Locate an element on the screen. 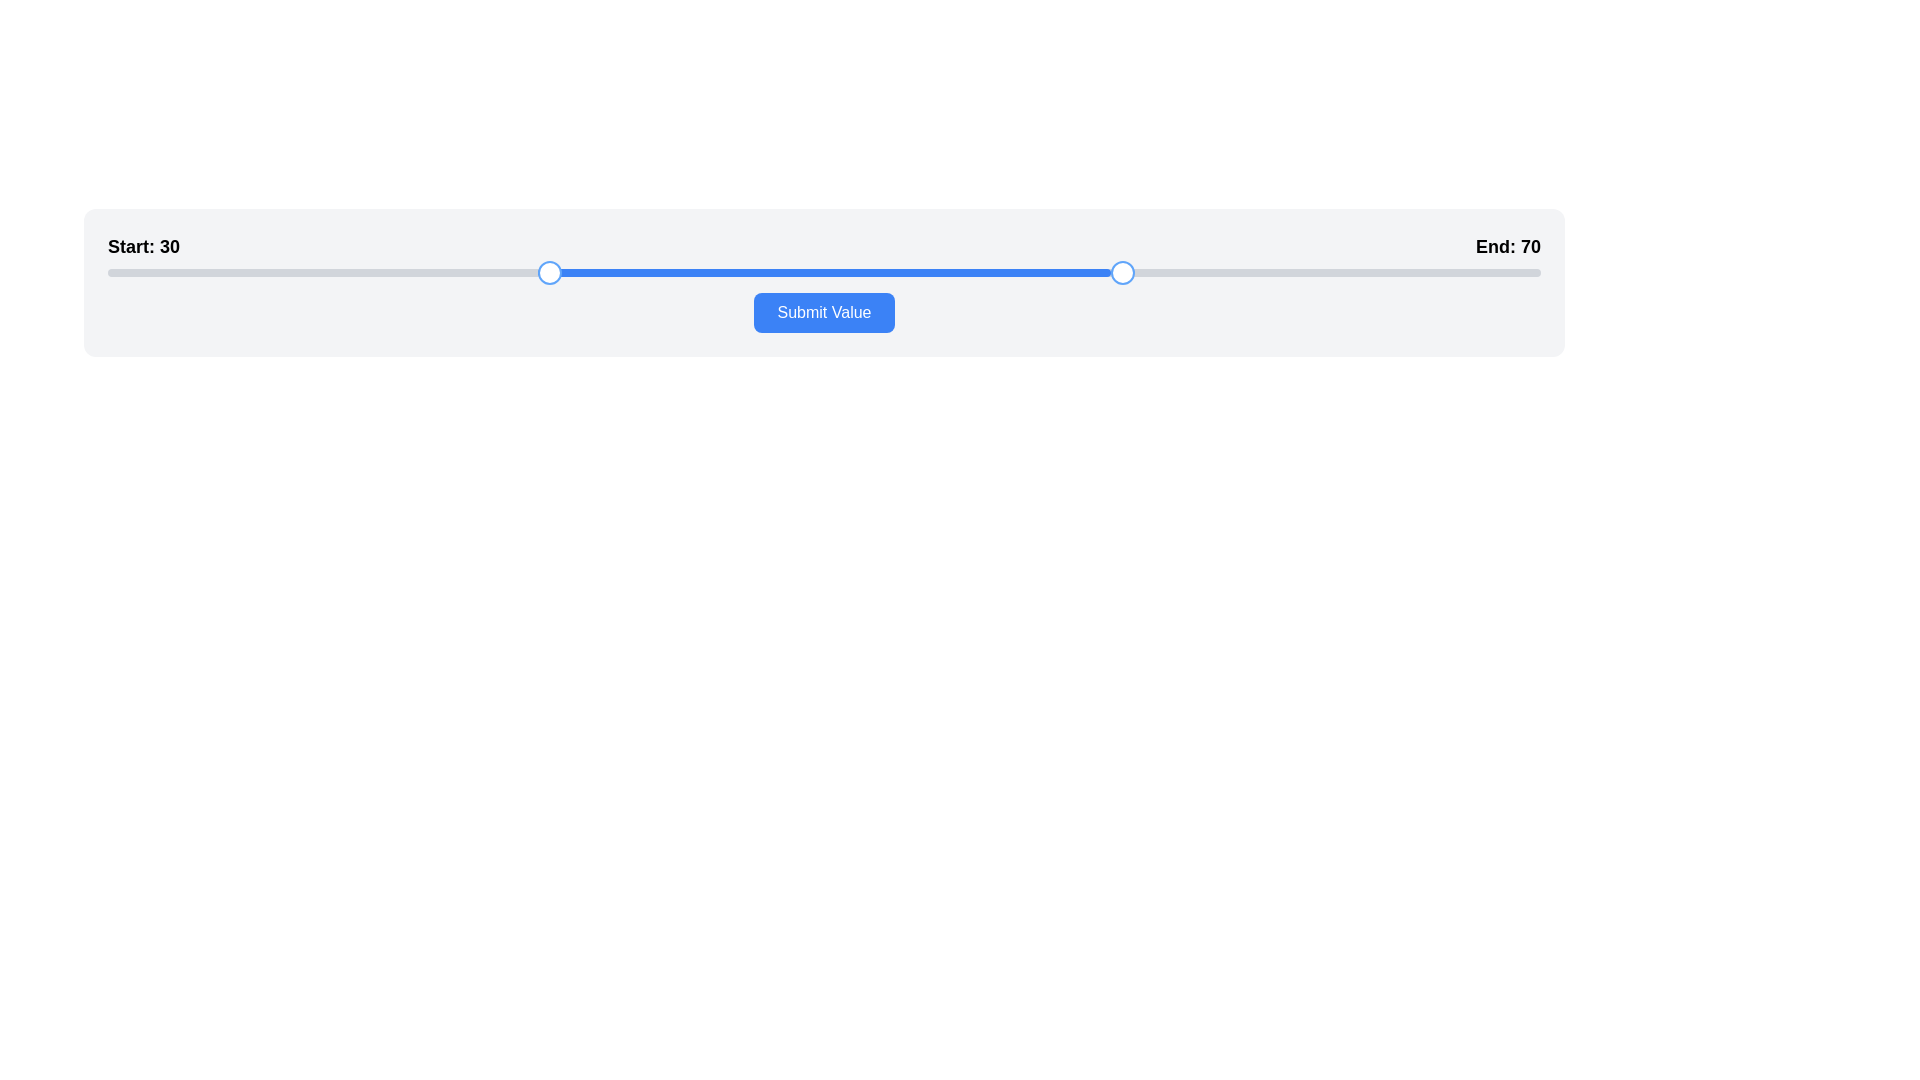  slider position is located at coordinates (723, 273).